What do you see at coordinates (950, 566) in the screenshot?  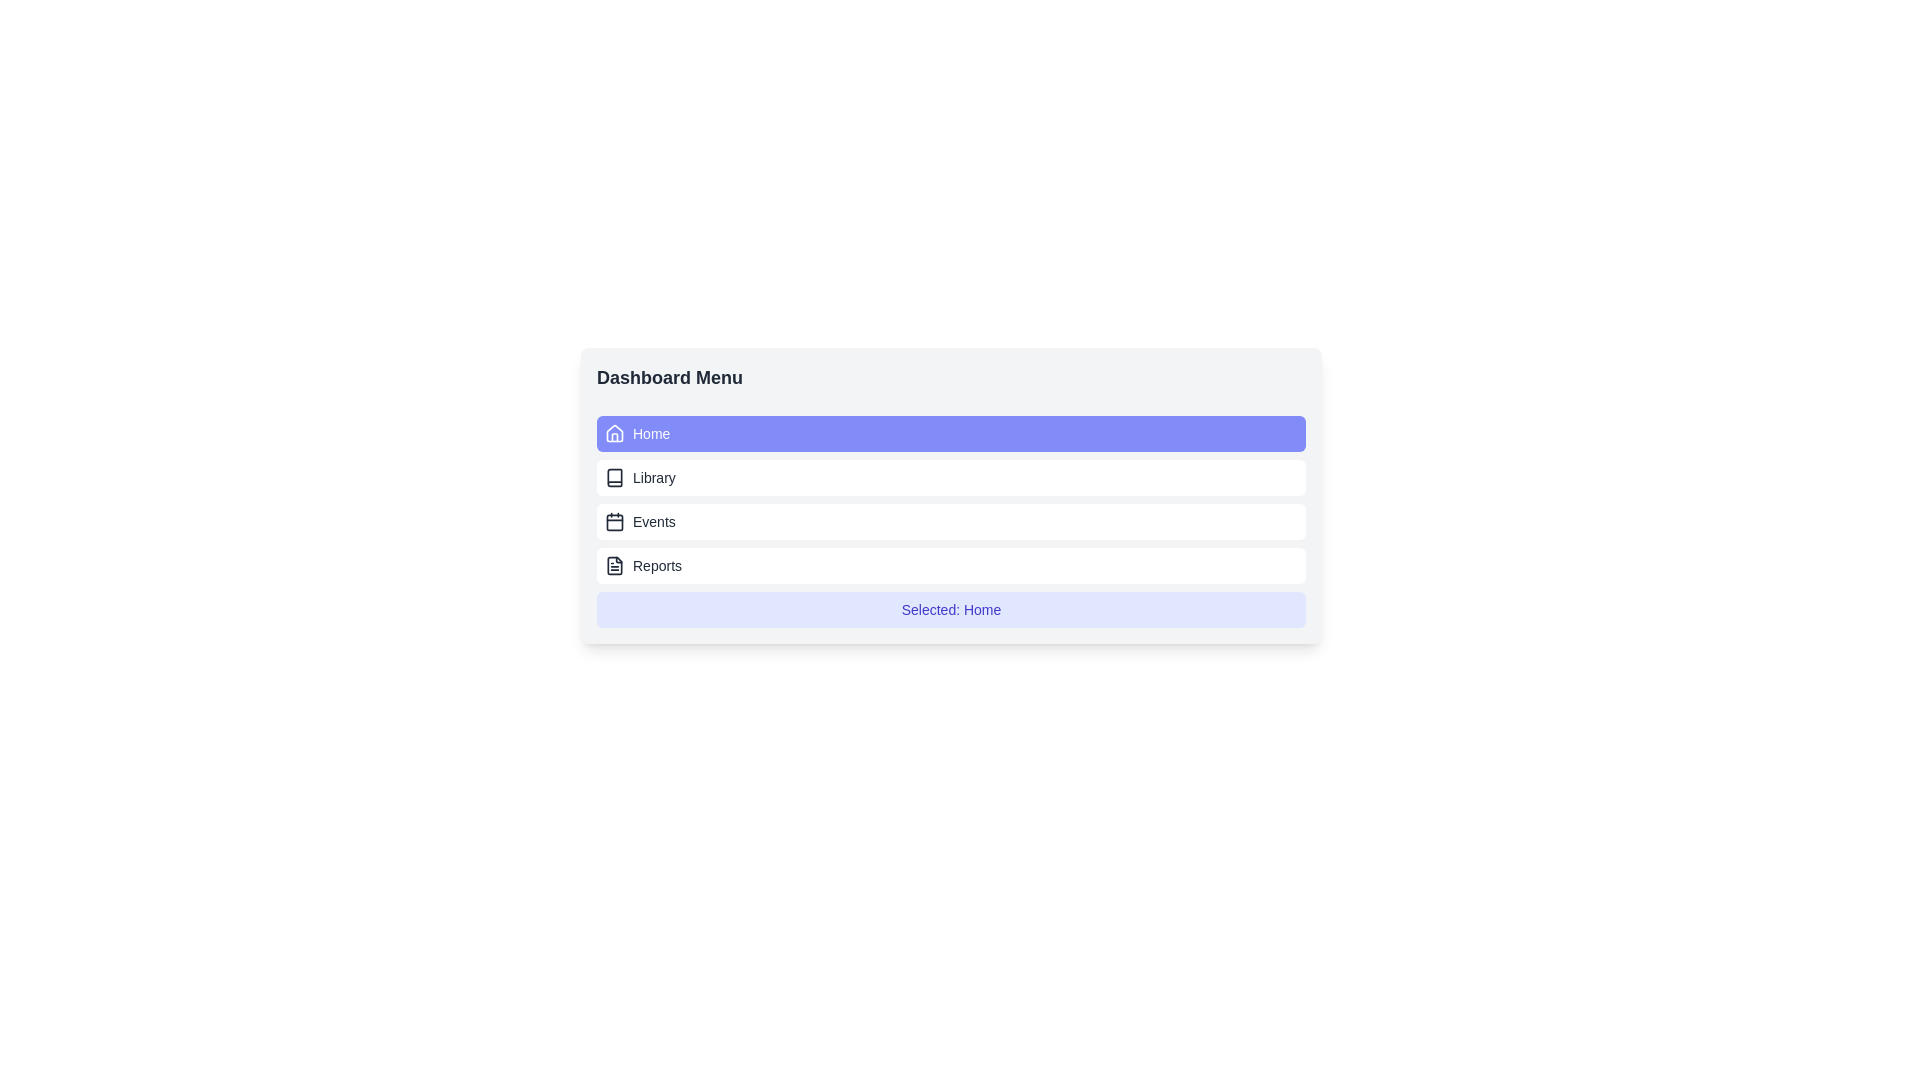 I see `the button labeled Reports to select the corresponding menu item` at bounding box center [950, 566].